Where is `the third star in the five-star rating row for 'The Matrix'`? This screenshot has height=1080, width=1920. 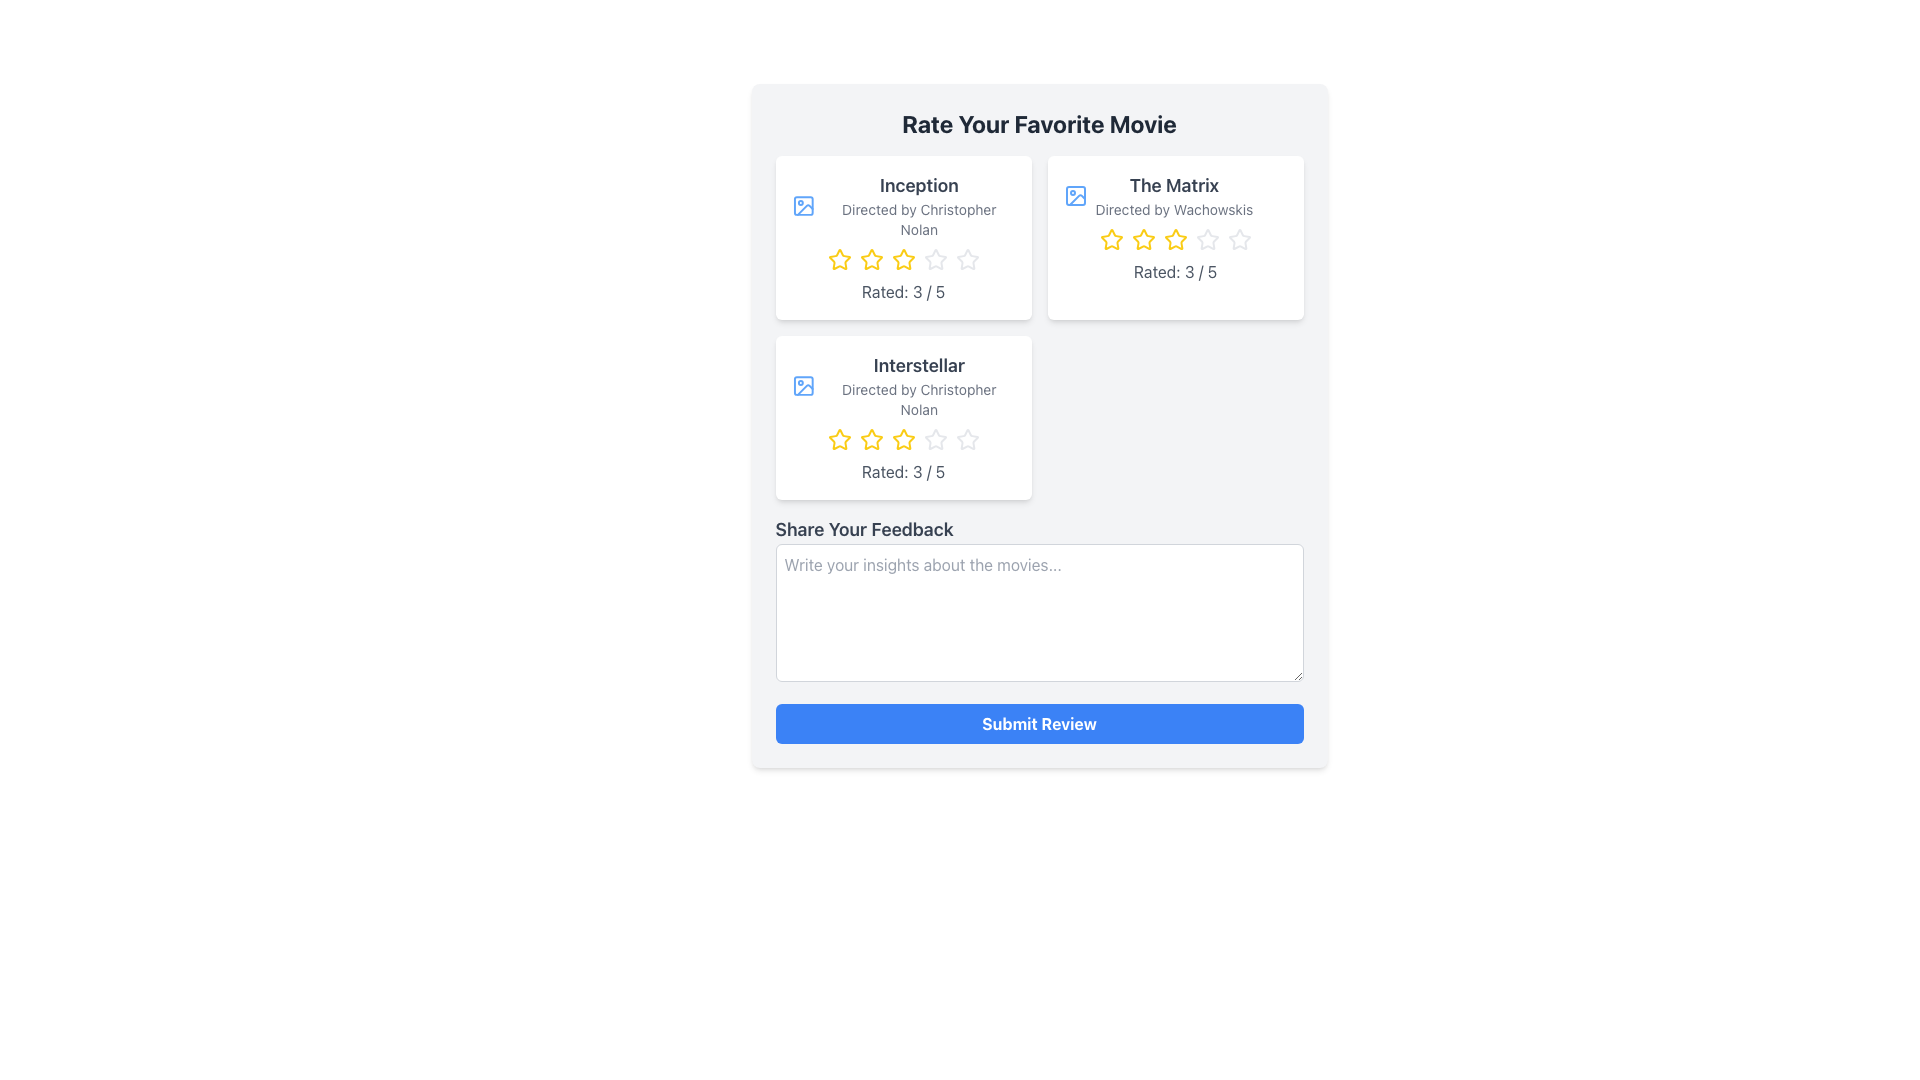
the third star in the five-star rating row for 'The Matrix' is located at coordinates (1175, 238).